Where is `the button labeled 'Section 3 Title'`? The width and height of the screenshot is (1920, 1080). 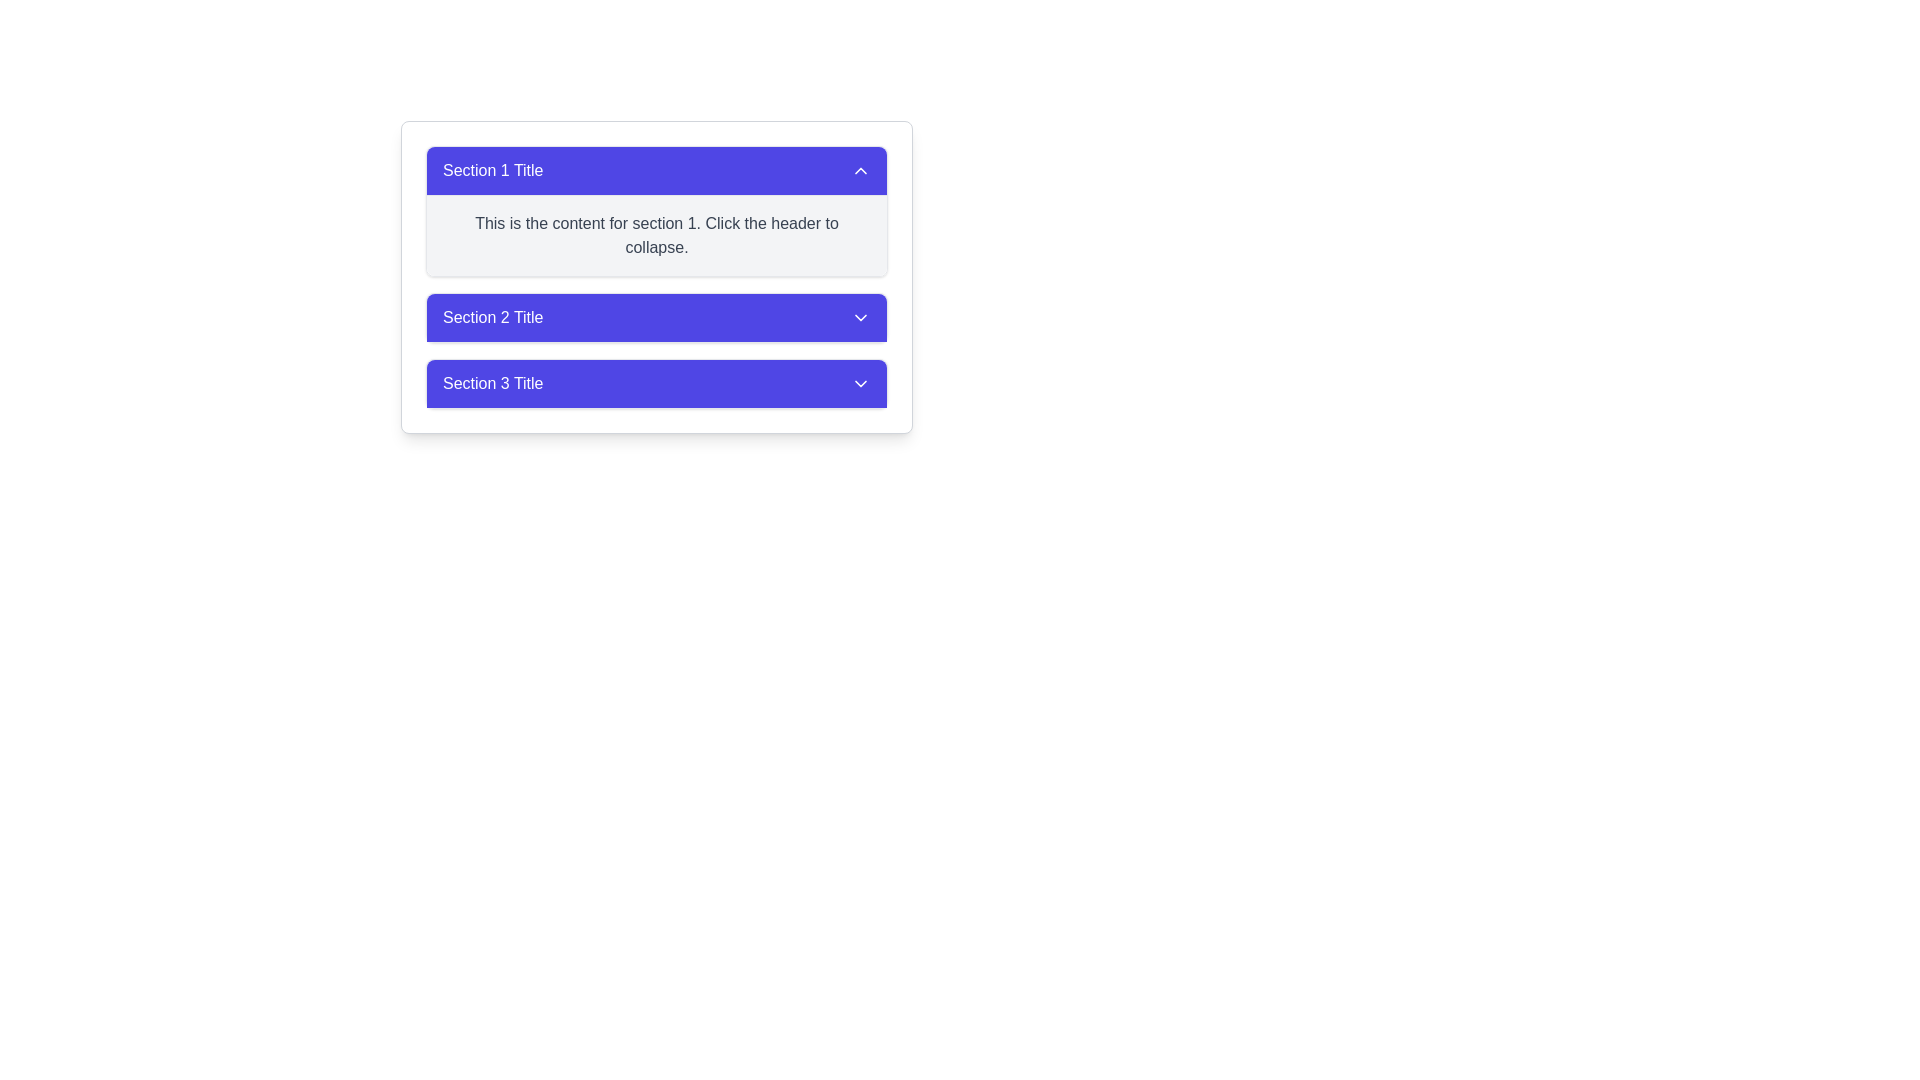
the button labeled 'Section 3 Title' is located at coordinates (657, 384).